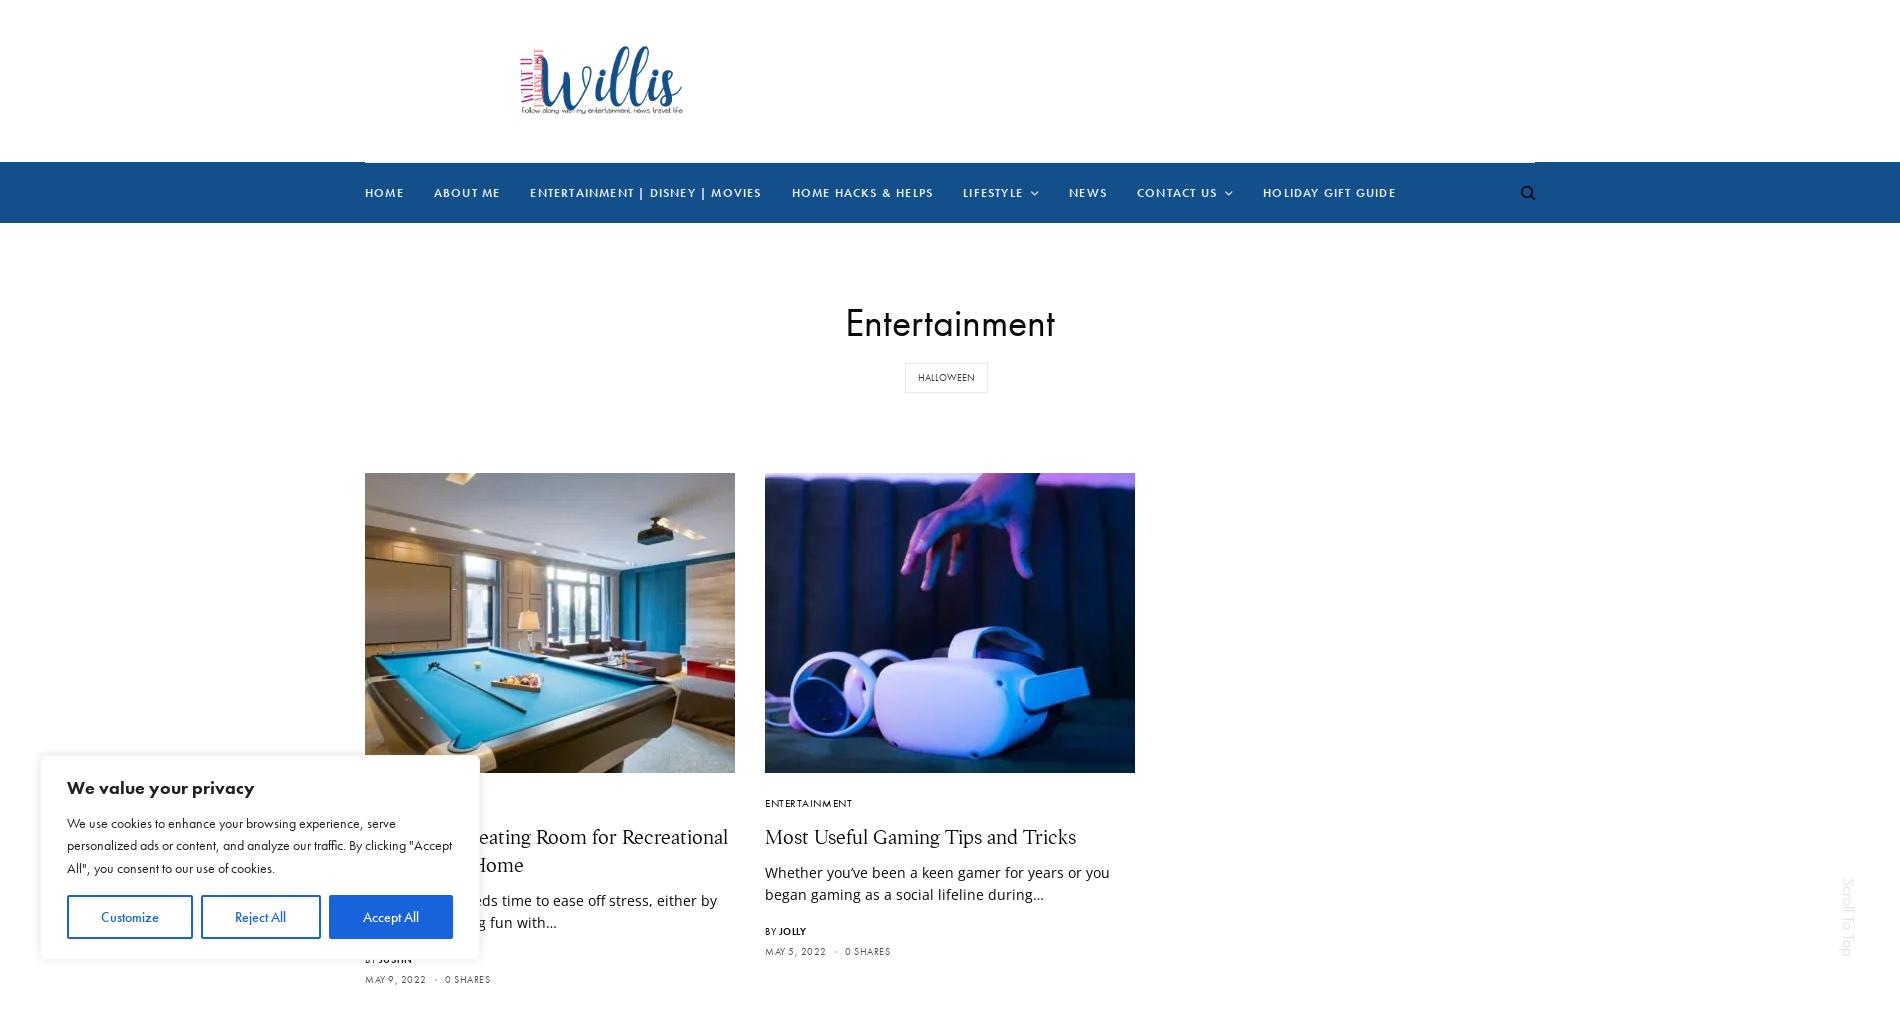 The image size is (1900, 1012). What do you see at coordinates (394, 958) in the screenshot?
I see `'Justin'` at bounding box center [394, 958].